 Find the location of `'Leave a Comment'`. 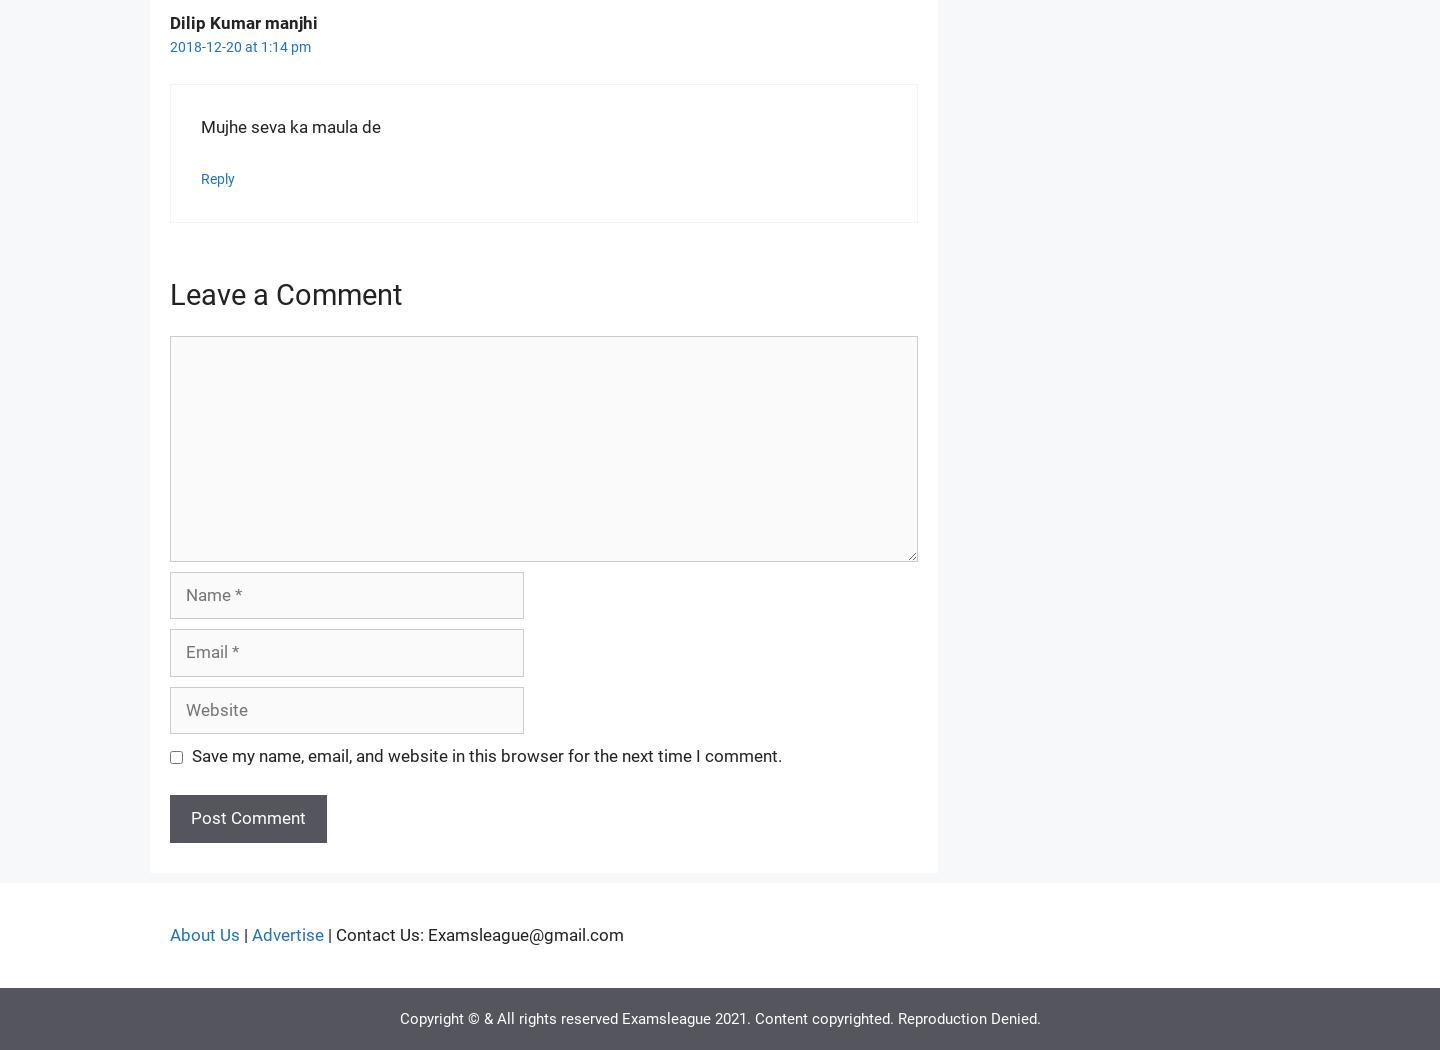

'Leave a Comment' is located at coordinates (284, 294).